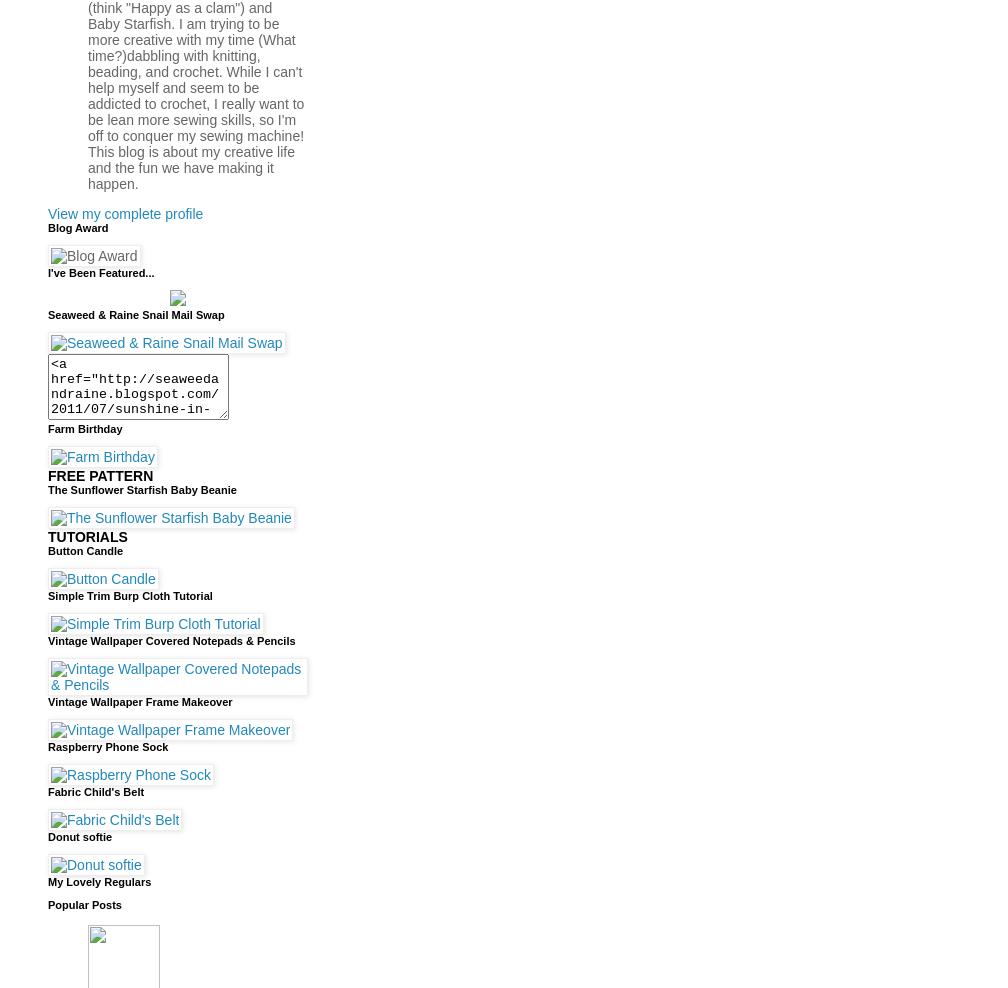 The image size is (1008, 988). What do you see at coordinates (140, 700) in the screenshot?
I see `'Vintage Wallpaper Frame Makeover'` at bounding box center [140, 700].